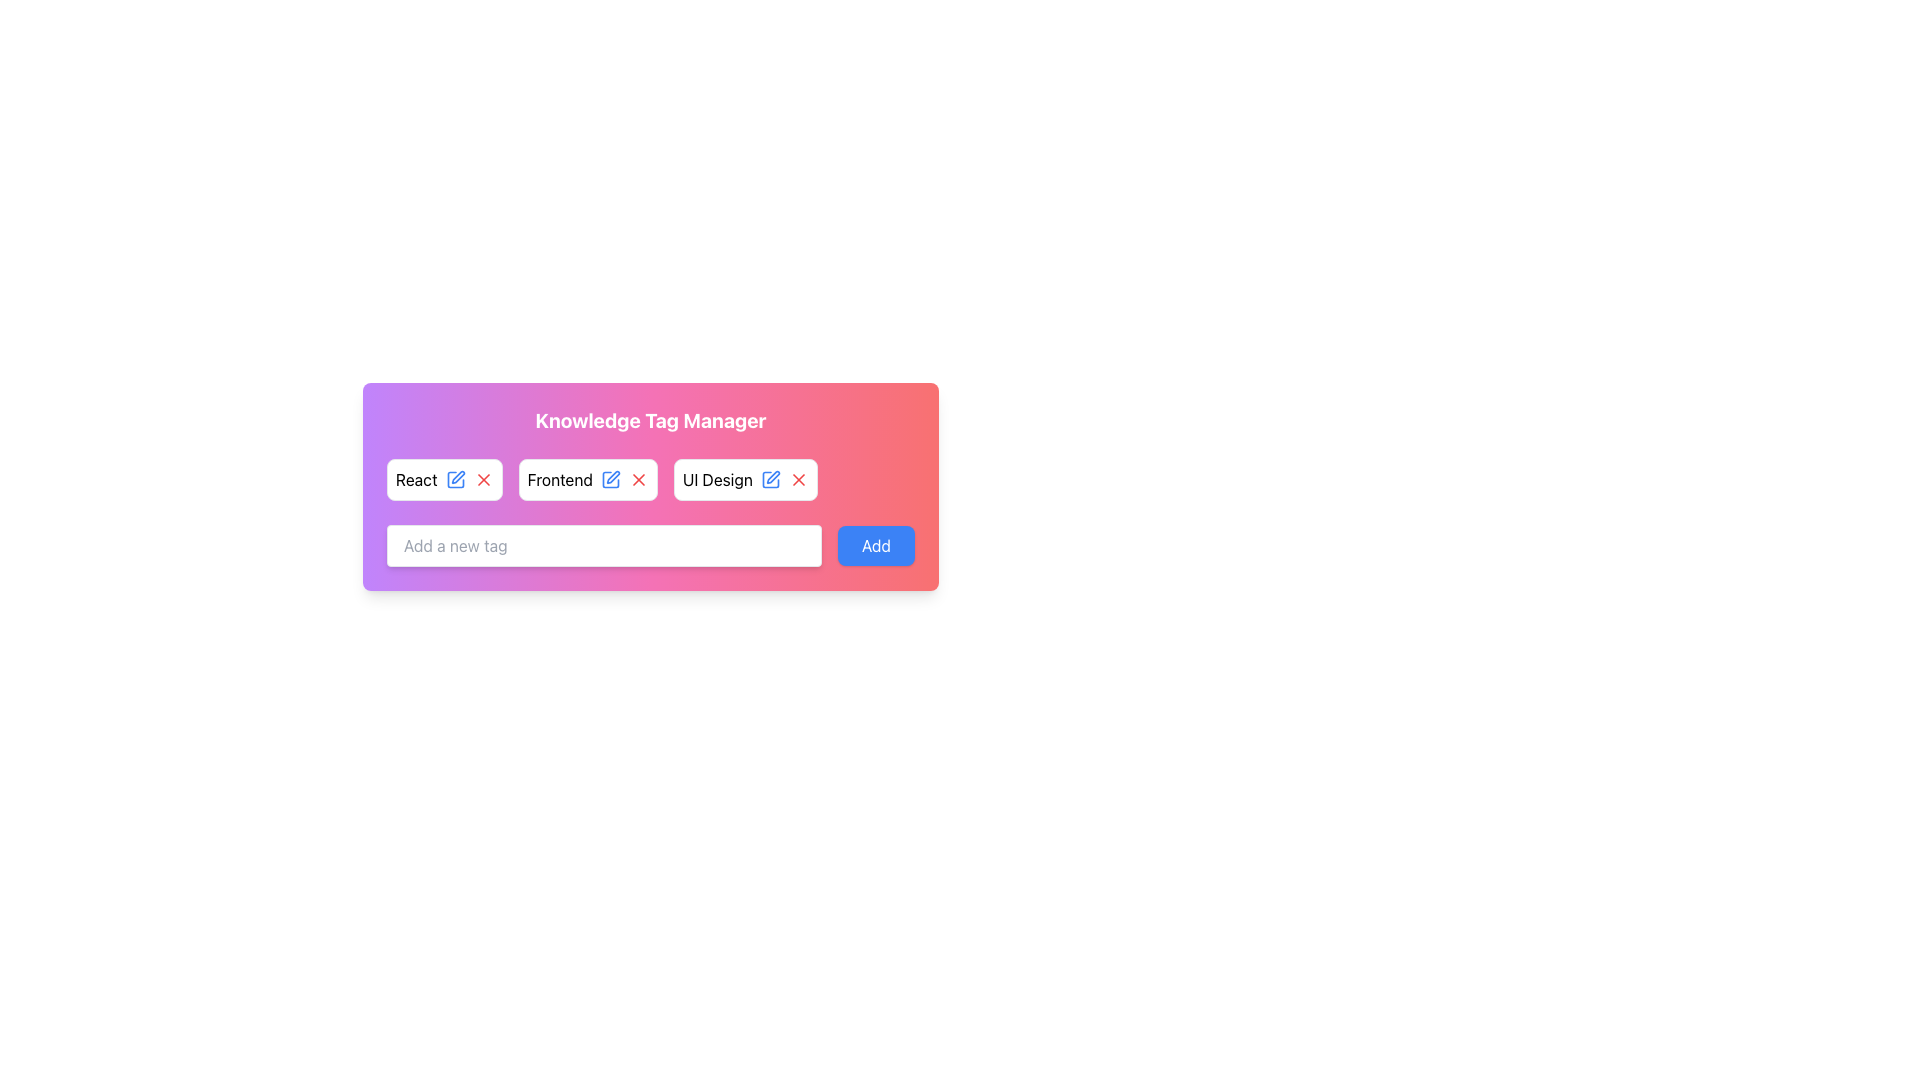 The image size is (1920, 1080). I want to click on the close icon of the 'React' tag component, so click(443, 479).